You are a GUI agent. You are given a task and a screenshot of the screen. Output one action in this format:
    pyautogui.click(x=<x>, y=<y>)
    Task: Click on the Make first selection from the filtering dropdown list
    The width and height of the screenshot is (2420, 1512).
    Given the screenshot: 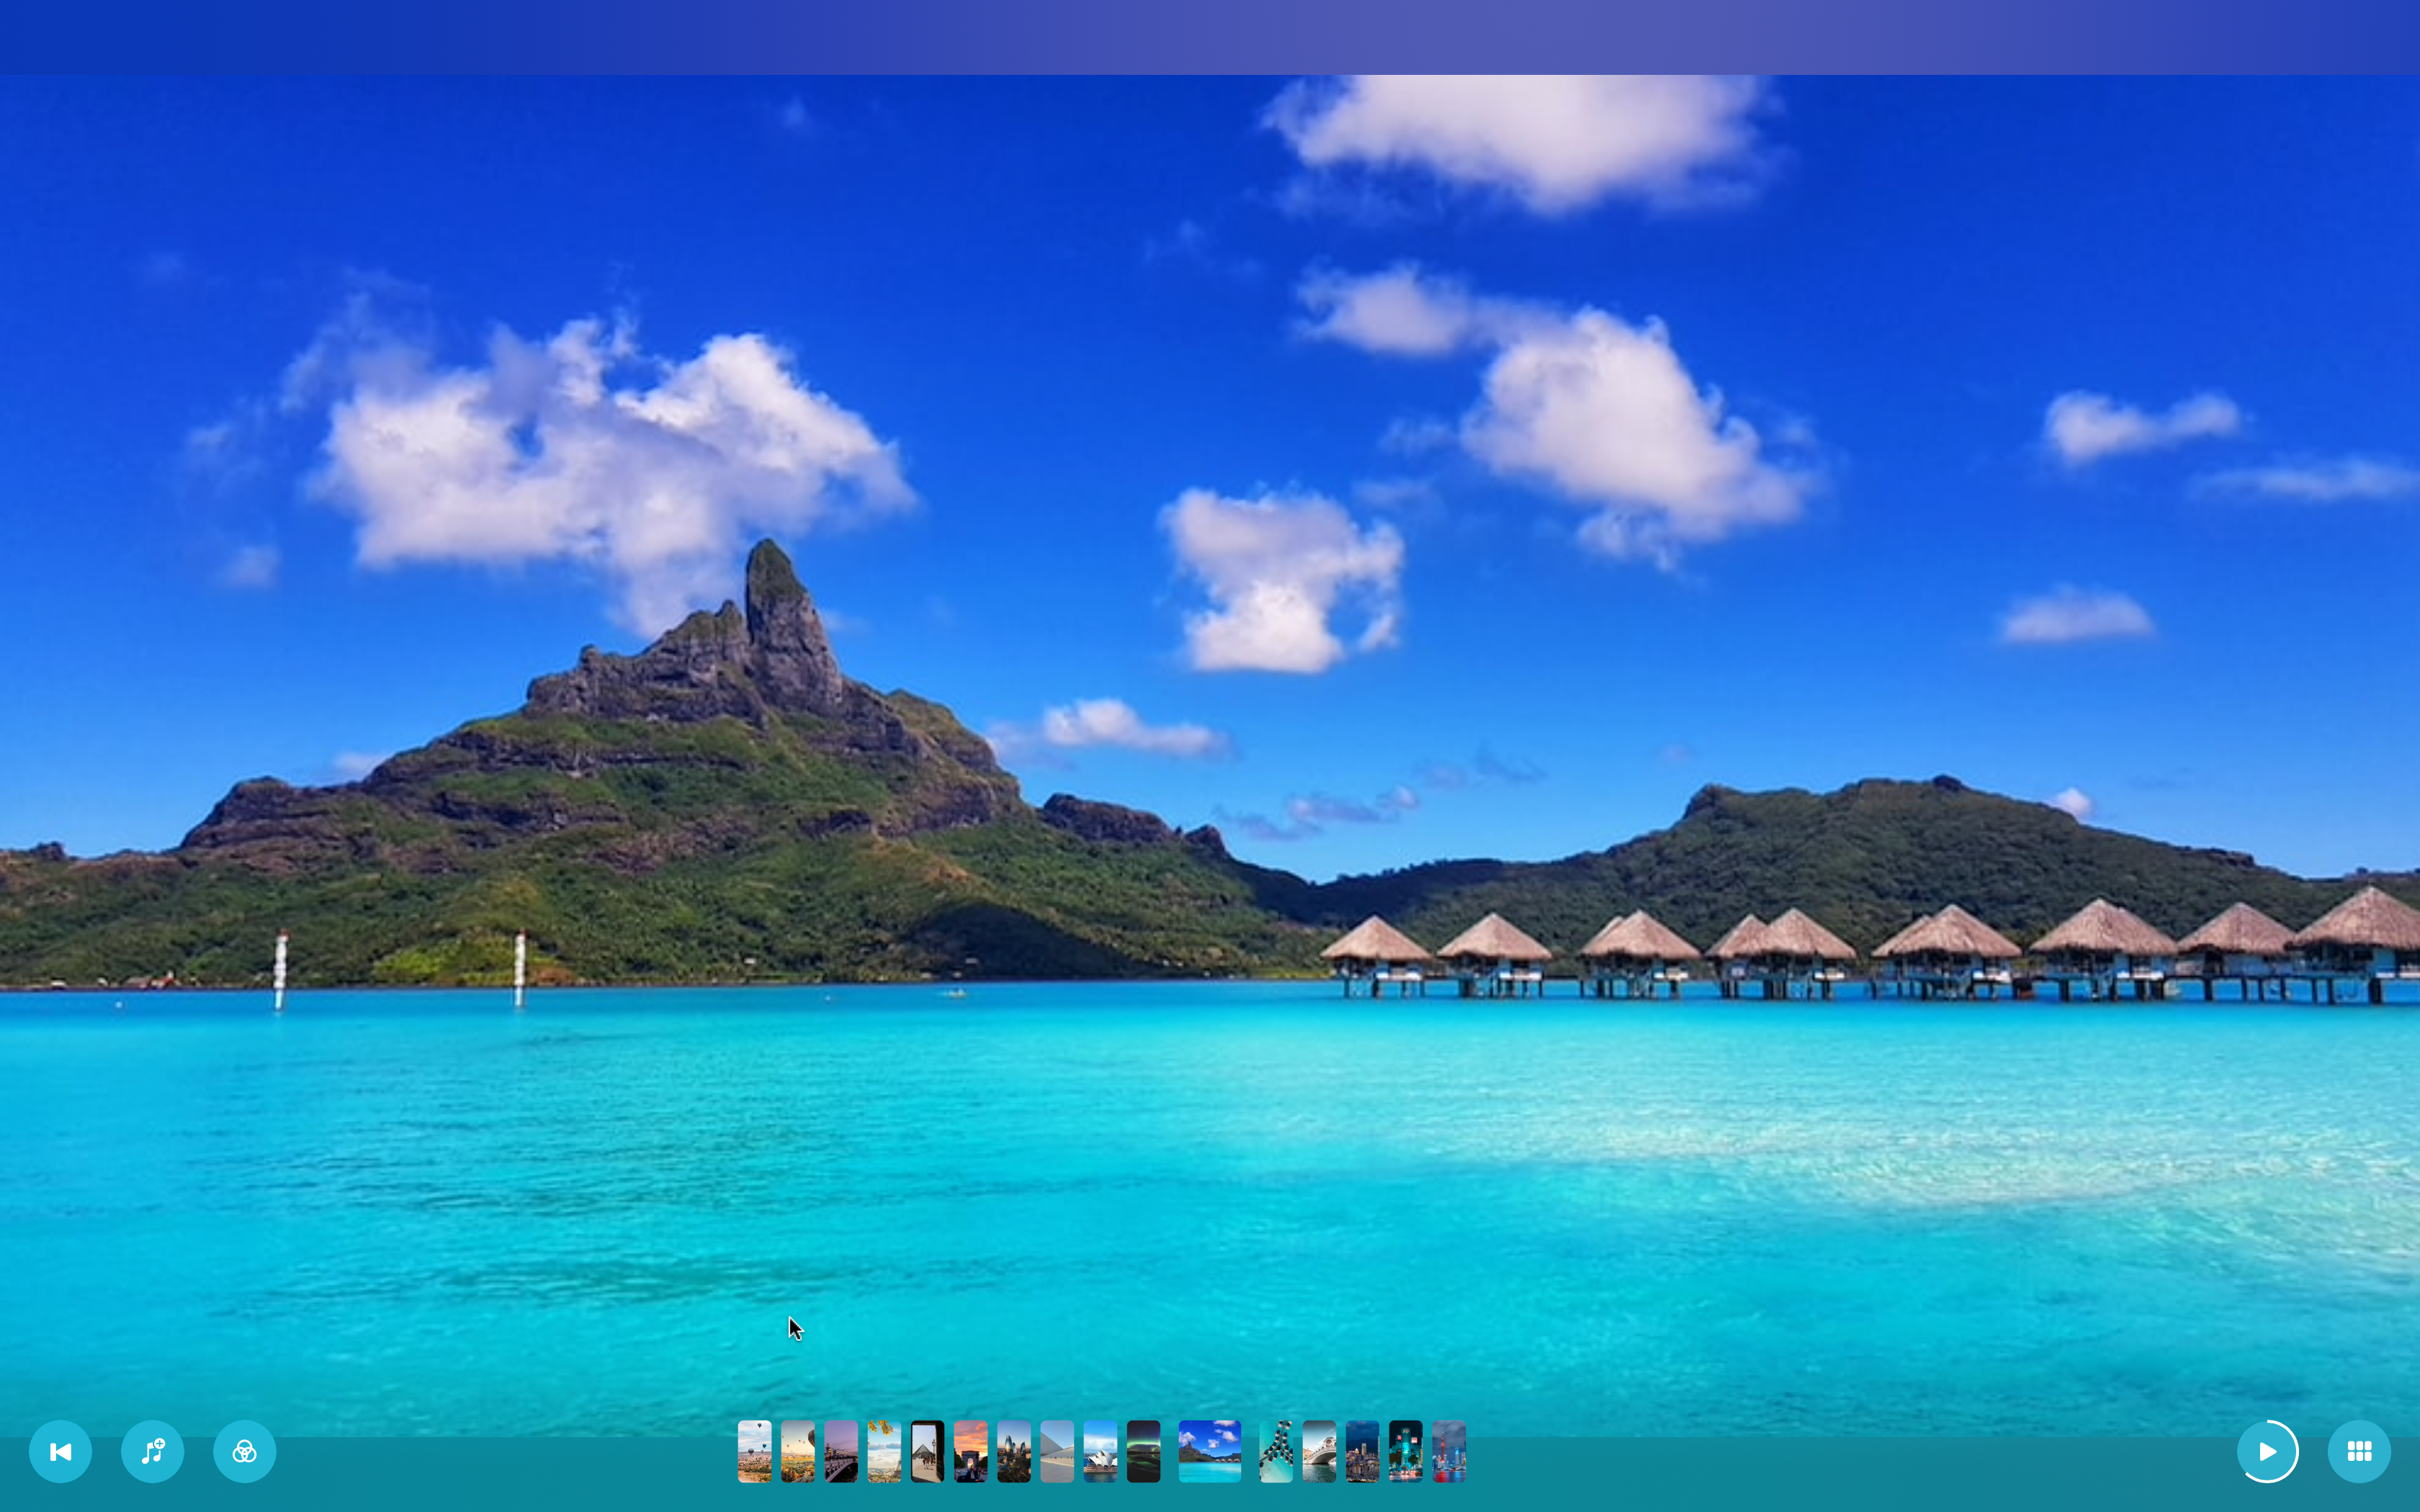 What is the action you would take?
    pyautogui.click(x=245, y=1450)
    